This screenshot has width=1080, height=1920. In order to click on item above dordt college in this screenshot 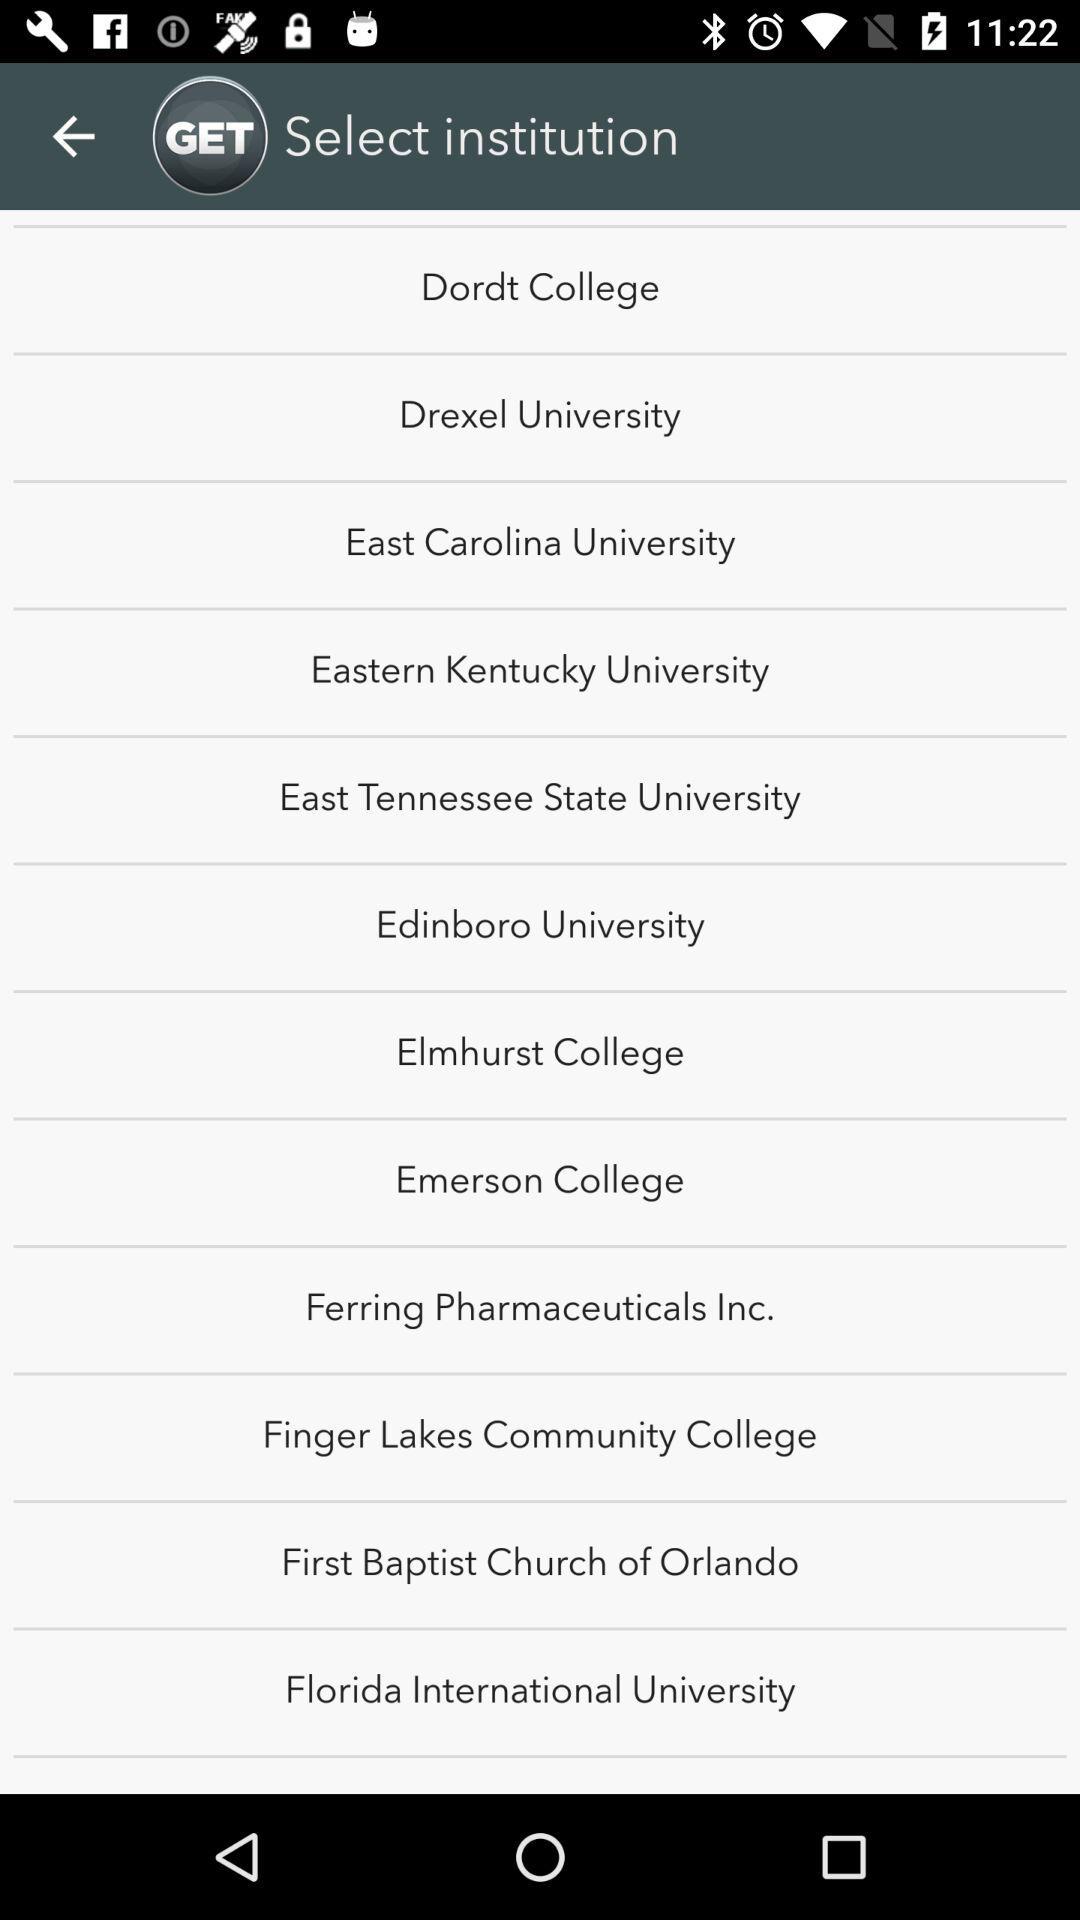, I will do `click(72, 135)`.